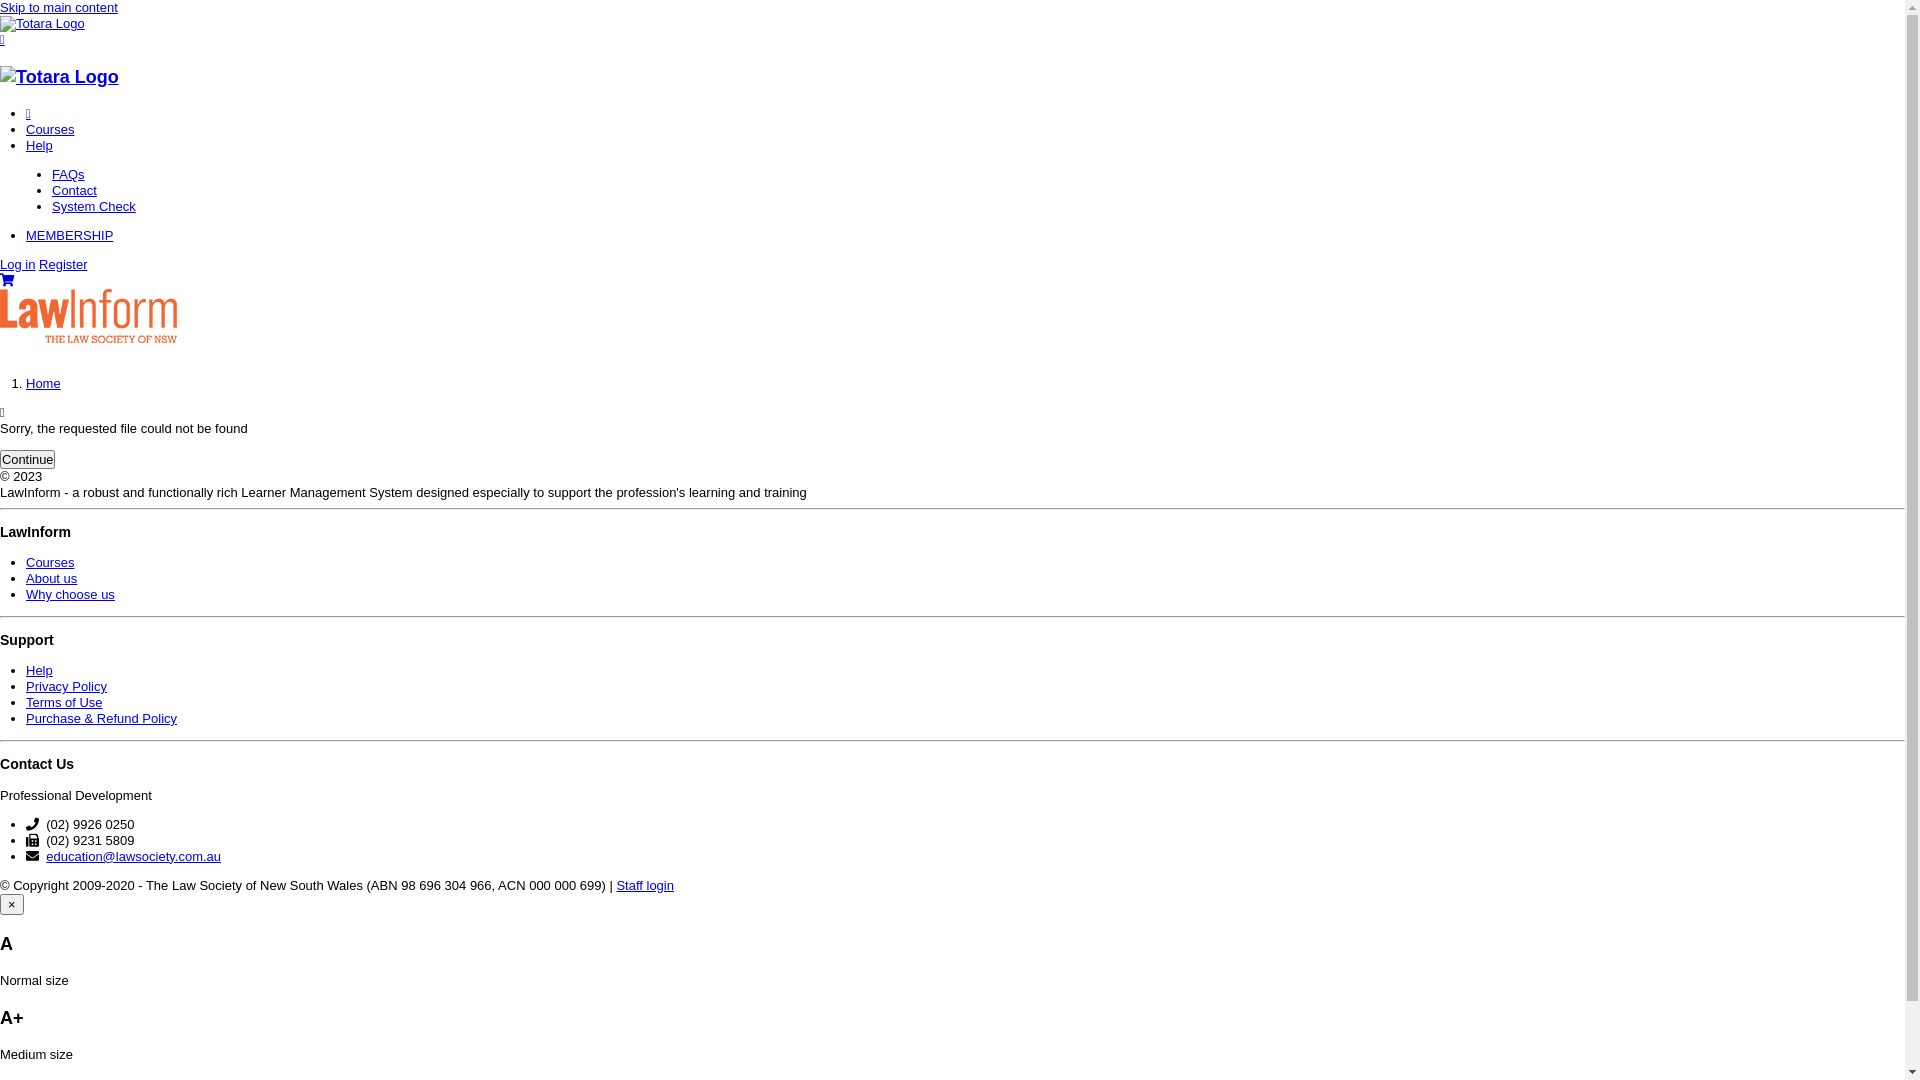 The image size is (1920, 1080). What do you see at coordinates (49, 562) in the screenshot?
I see `'Courses'` at bounding box center [49, 562].